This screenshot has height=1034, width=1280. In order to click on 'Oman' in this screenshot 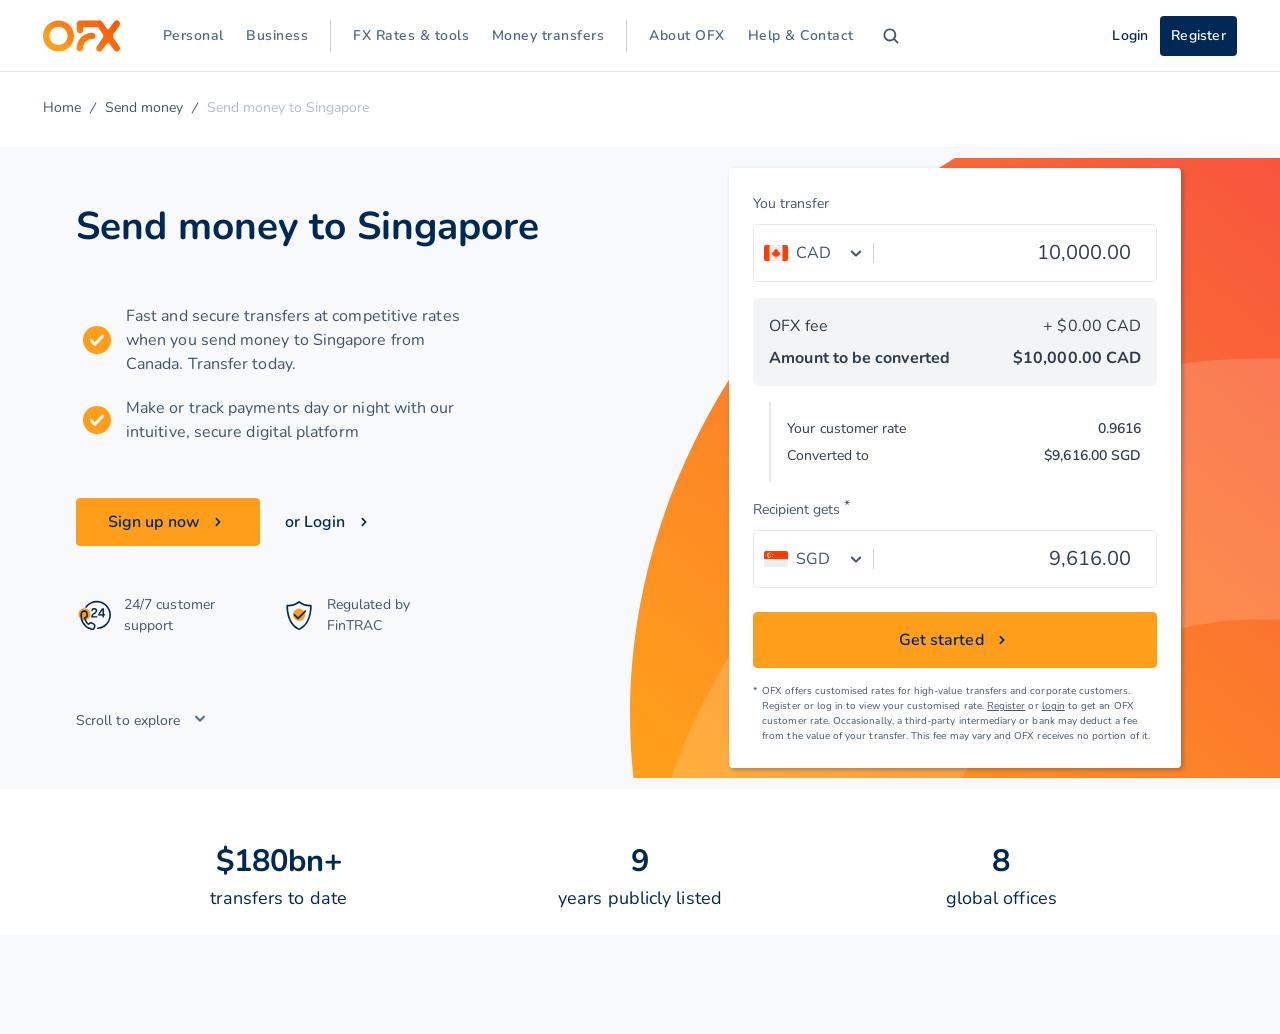, I will do `click(129, 712)`.